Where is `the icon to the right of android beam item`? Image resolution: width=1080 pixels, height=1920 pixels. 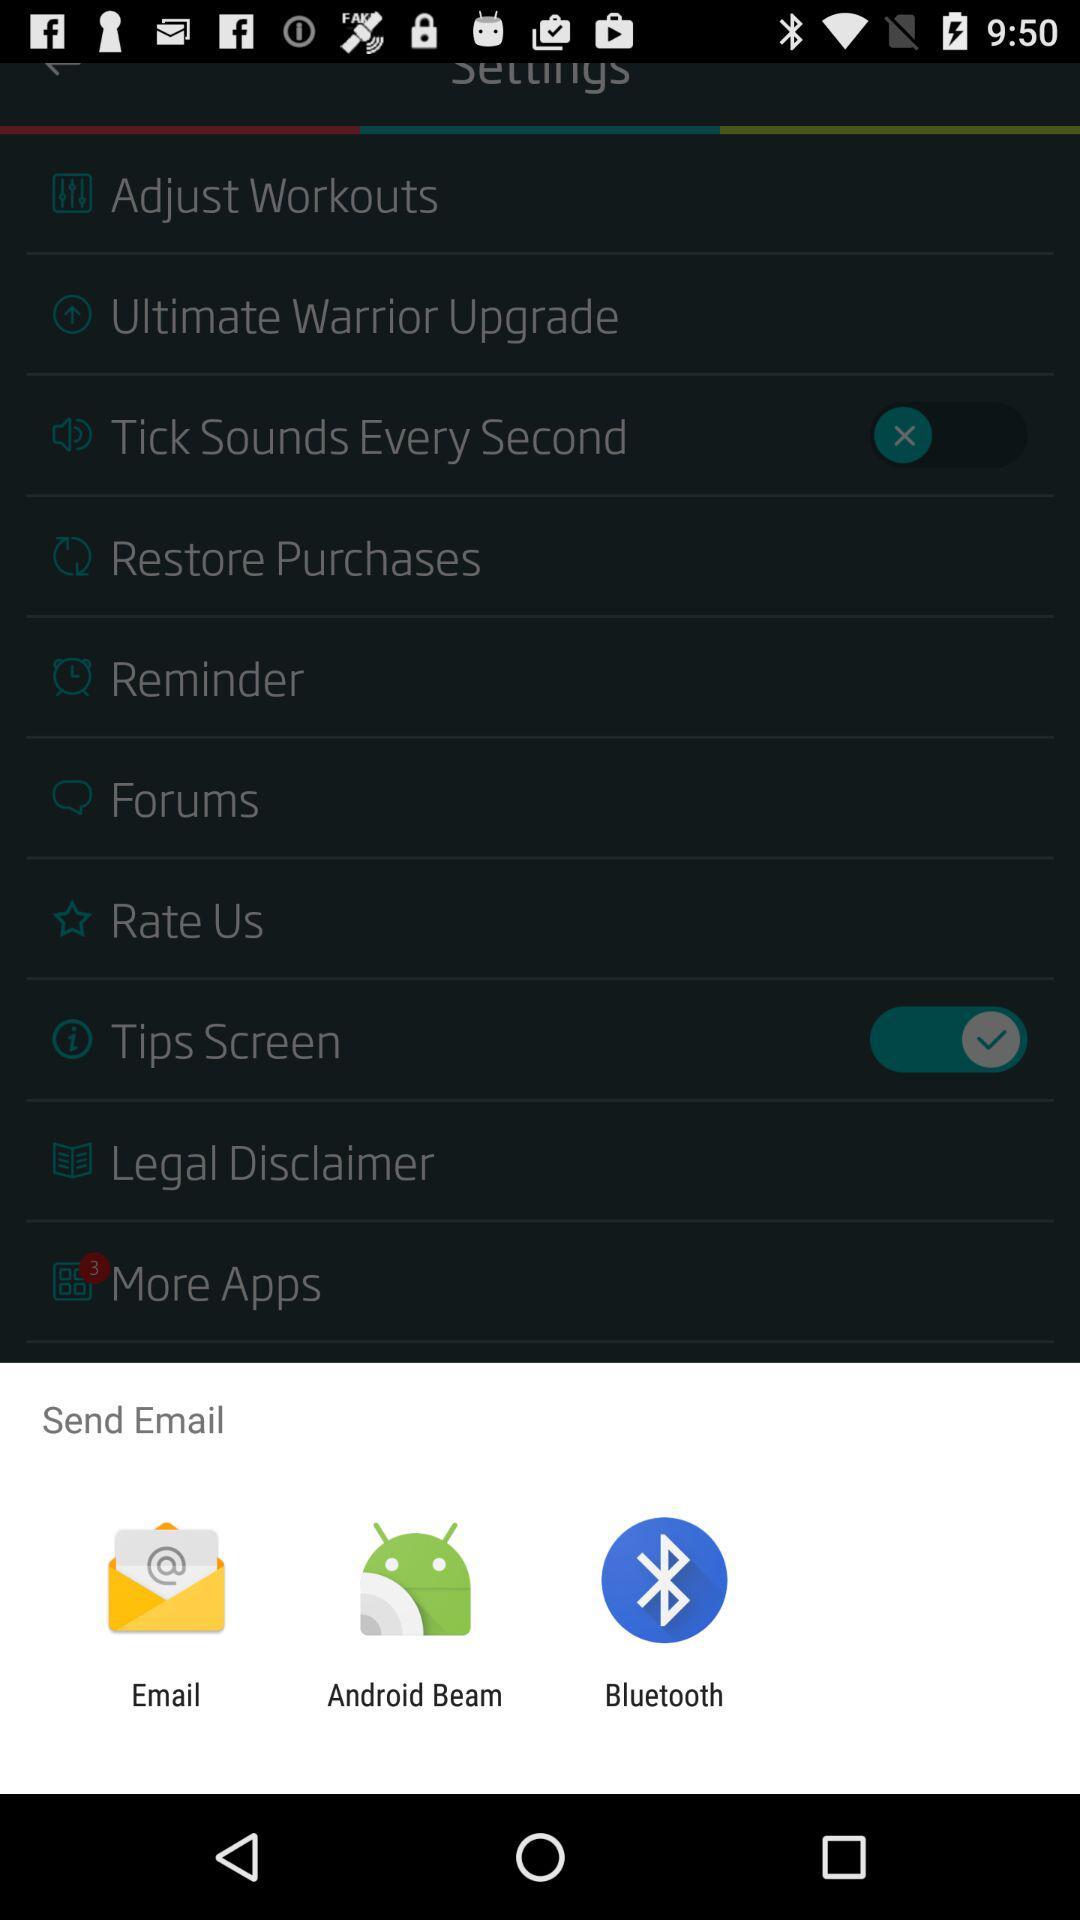
the icon to the right of android beam item is located at coordinates (664, 1711).